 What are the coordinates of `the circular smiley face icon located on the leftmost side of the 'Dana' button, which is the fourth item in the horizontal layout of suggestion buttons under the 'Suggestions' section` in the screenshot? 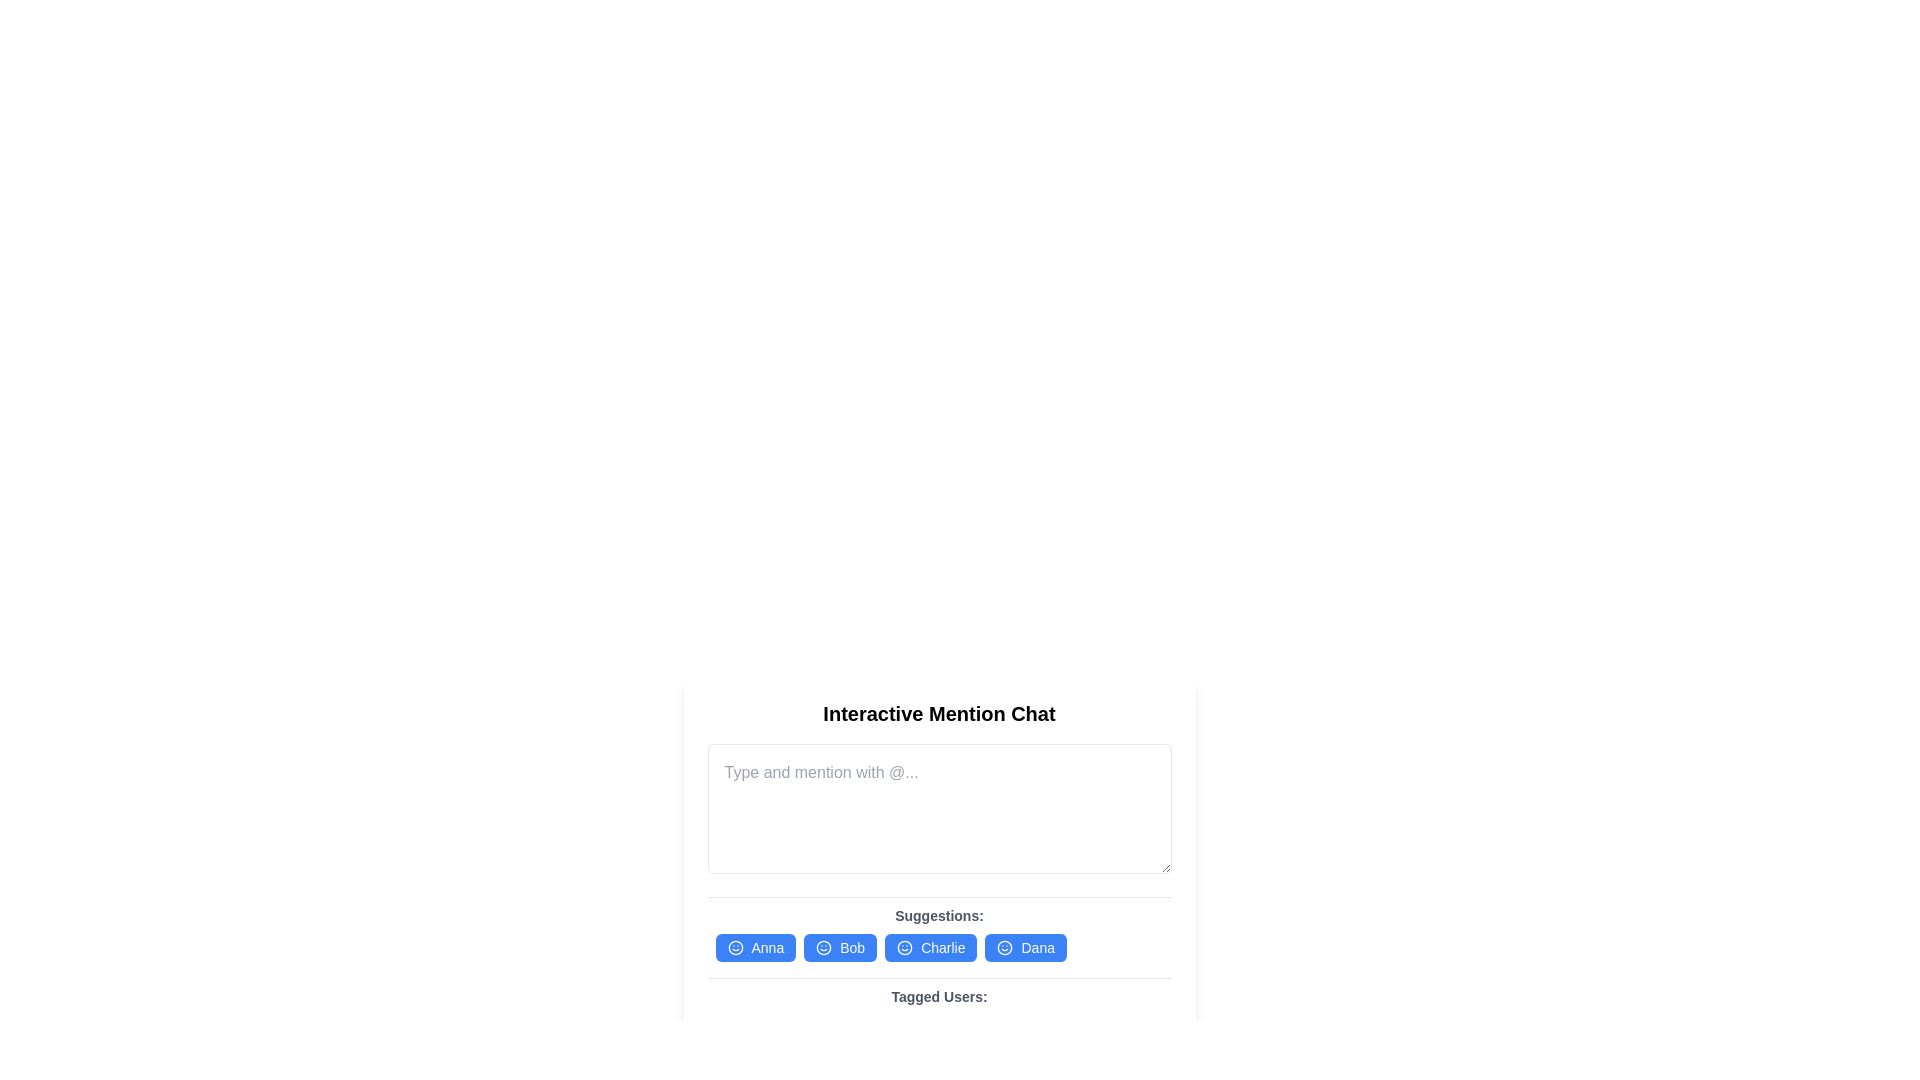 It's located at (1005, 947).